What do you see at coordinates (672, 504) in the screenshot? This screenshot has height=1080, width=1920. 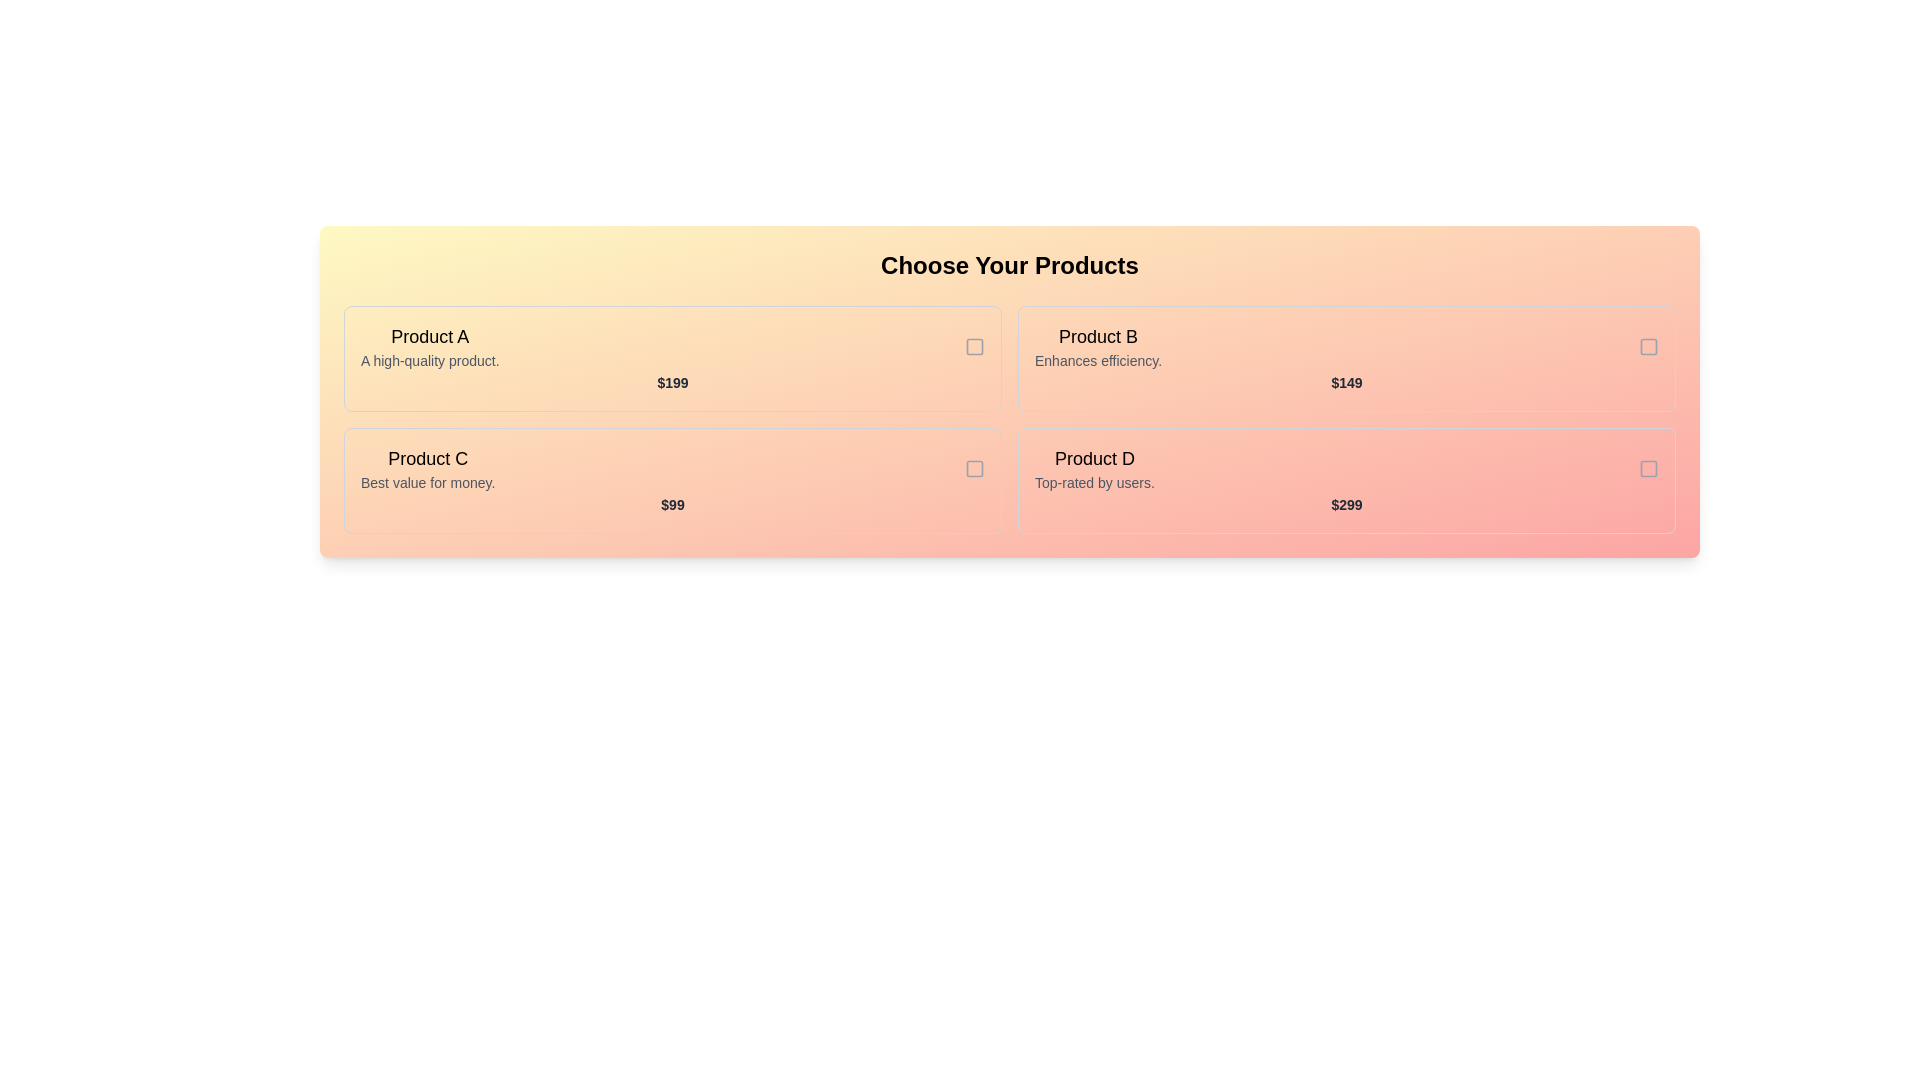 I see `the price of Product C` at bounding box center [672, 504].